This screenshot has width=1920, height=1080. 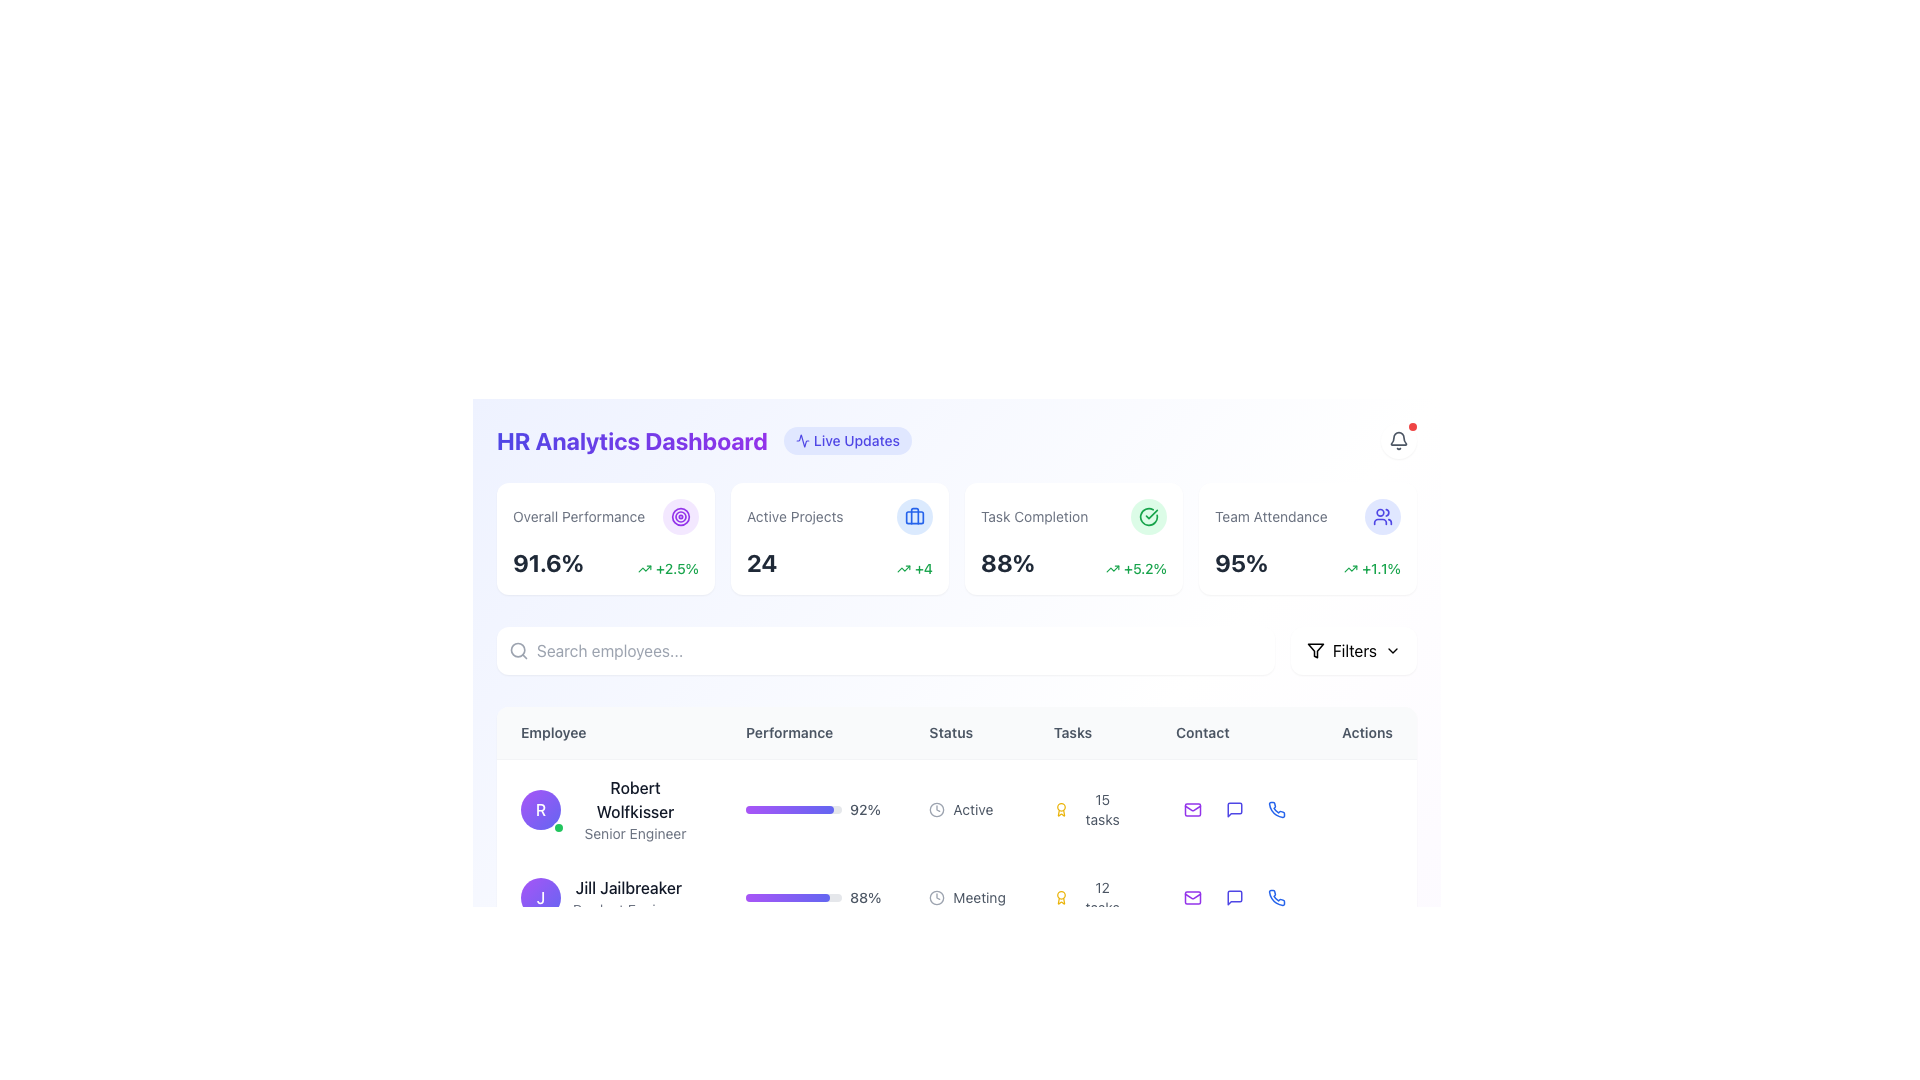 What do you see at coordinates (681, 515) in the screenshot?
I see `the graphical indicator located to the right of the 'Overall Performance' label in the top section of the interface` at bounding box center [681, 515].